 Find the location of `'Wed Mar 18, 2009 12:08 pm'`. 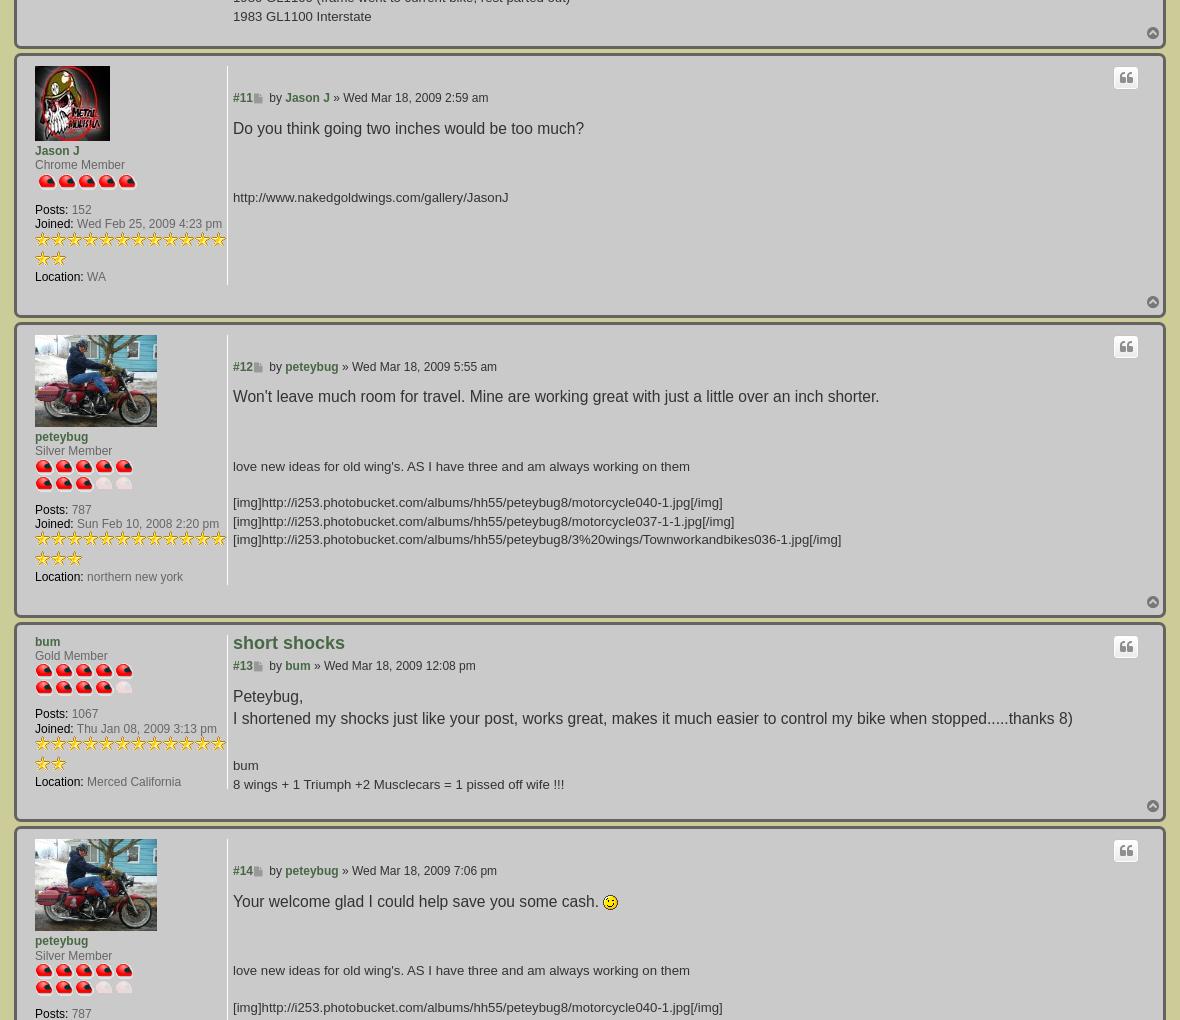

'Wed Mar 18, 2009 12:08 pm' is located at coordinates (397, 665).